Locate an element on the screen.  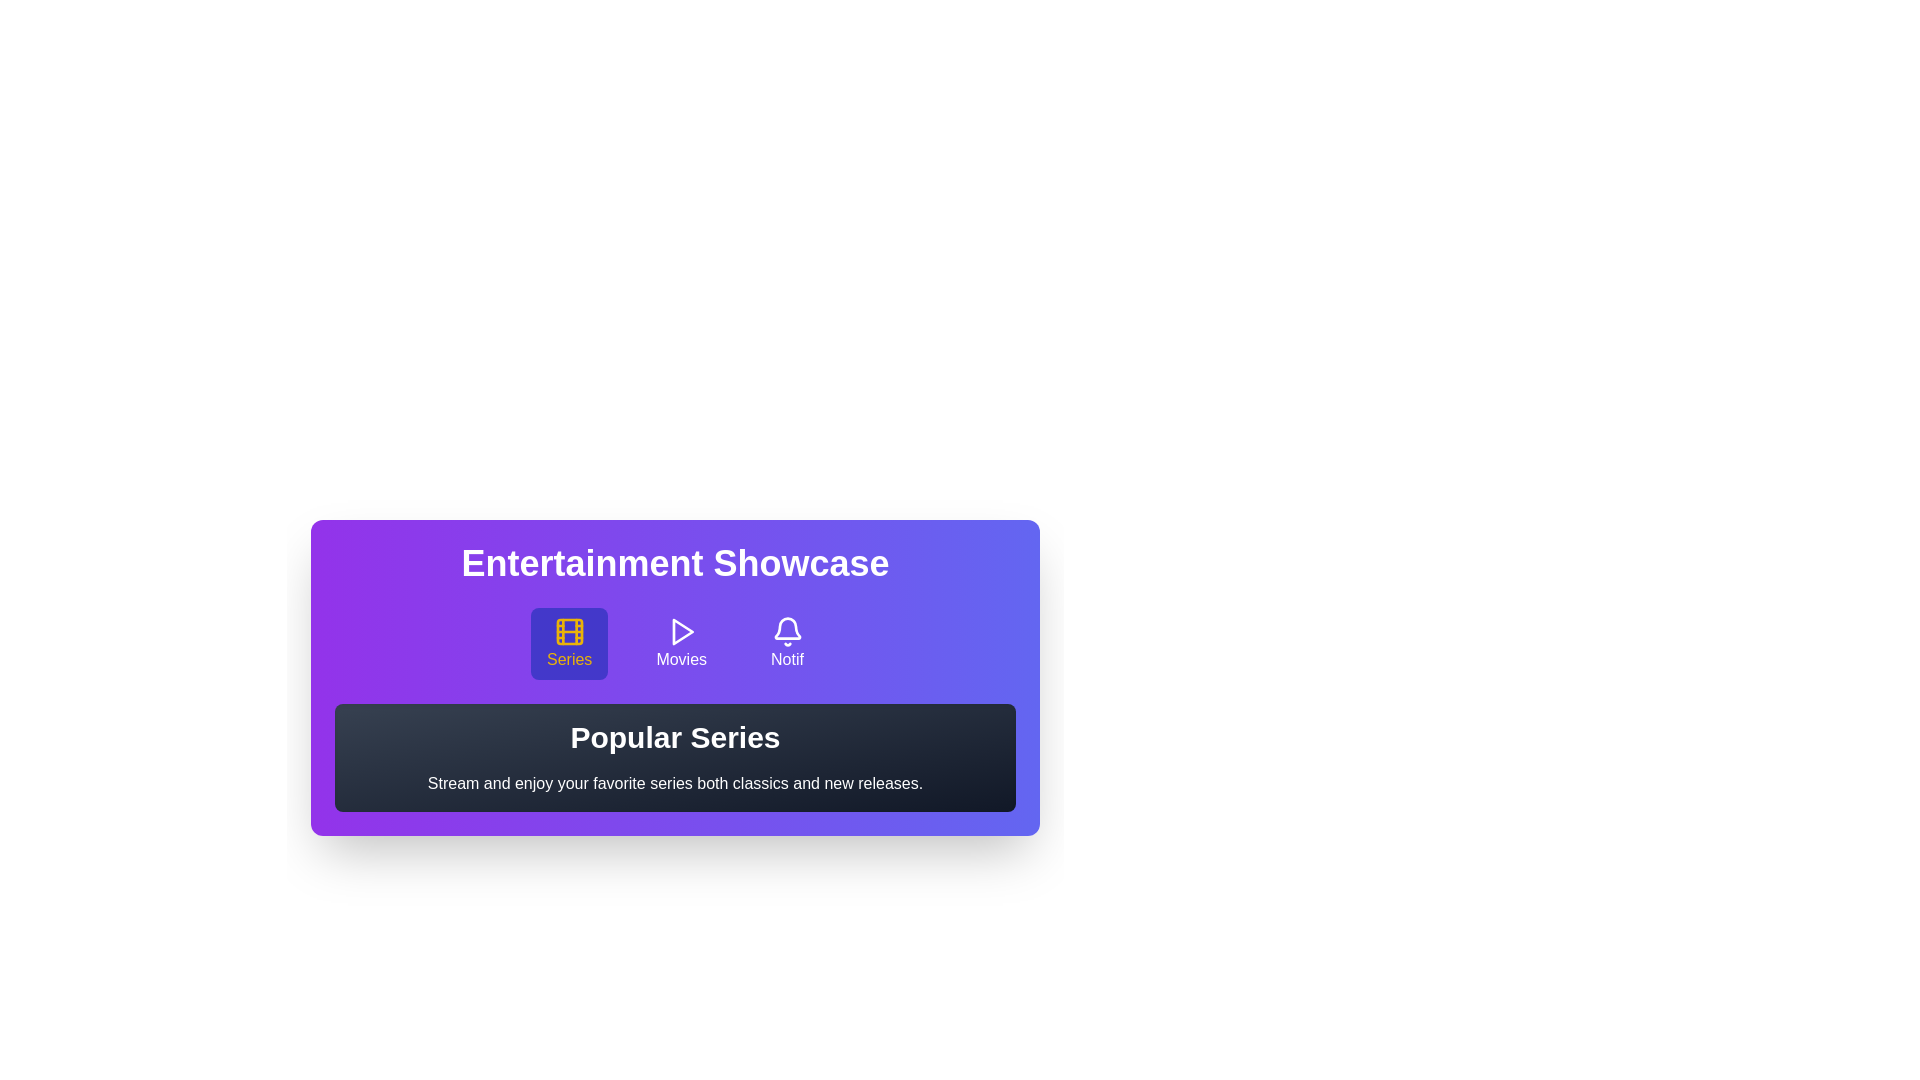
the triangular-shaped play button icon outlined in red or pink, located between the 'Series' and 'Notif' icons in the header section representing 'Movies' is located at coordinates (683, 632).